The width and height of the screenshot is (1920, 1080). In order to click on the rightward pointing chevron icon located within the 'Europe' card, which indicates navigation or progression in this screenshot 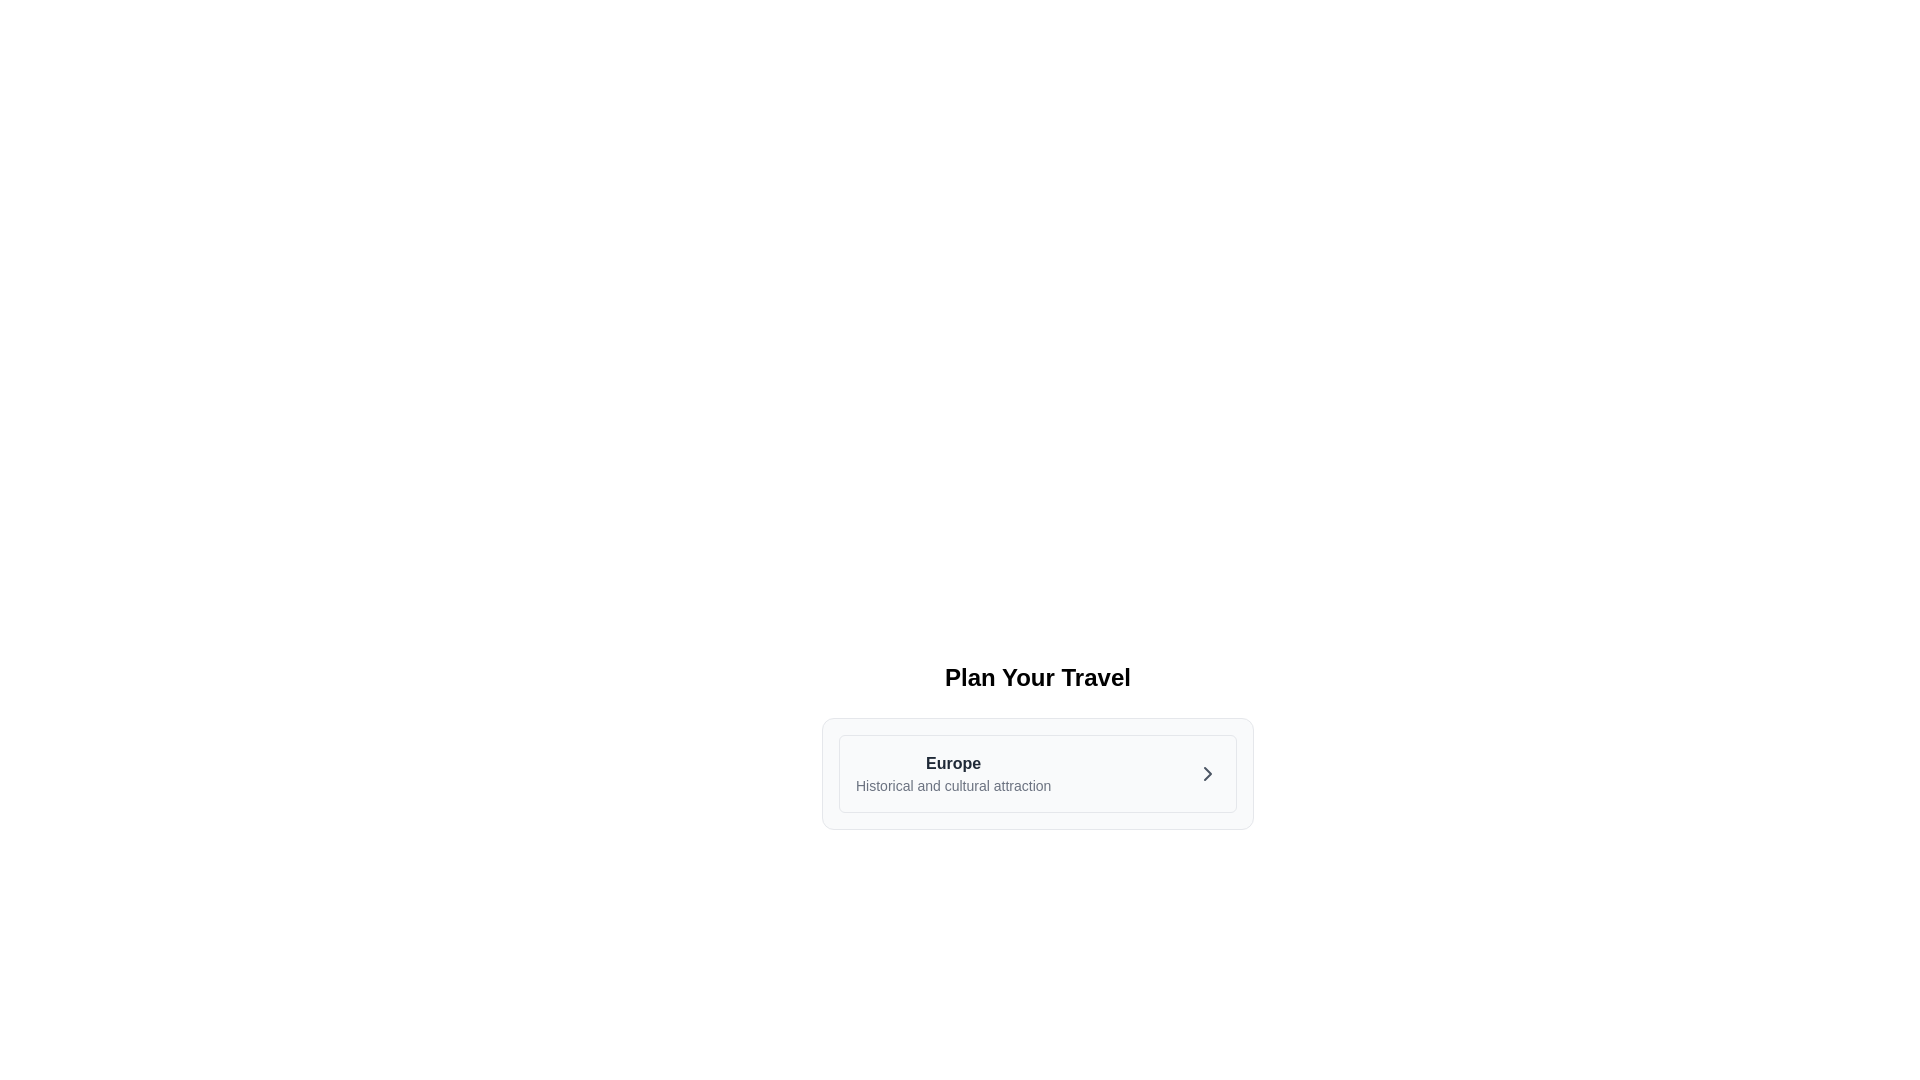, I will do `click(1207, 773)`.